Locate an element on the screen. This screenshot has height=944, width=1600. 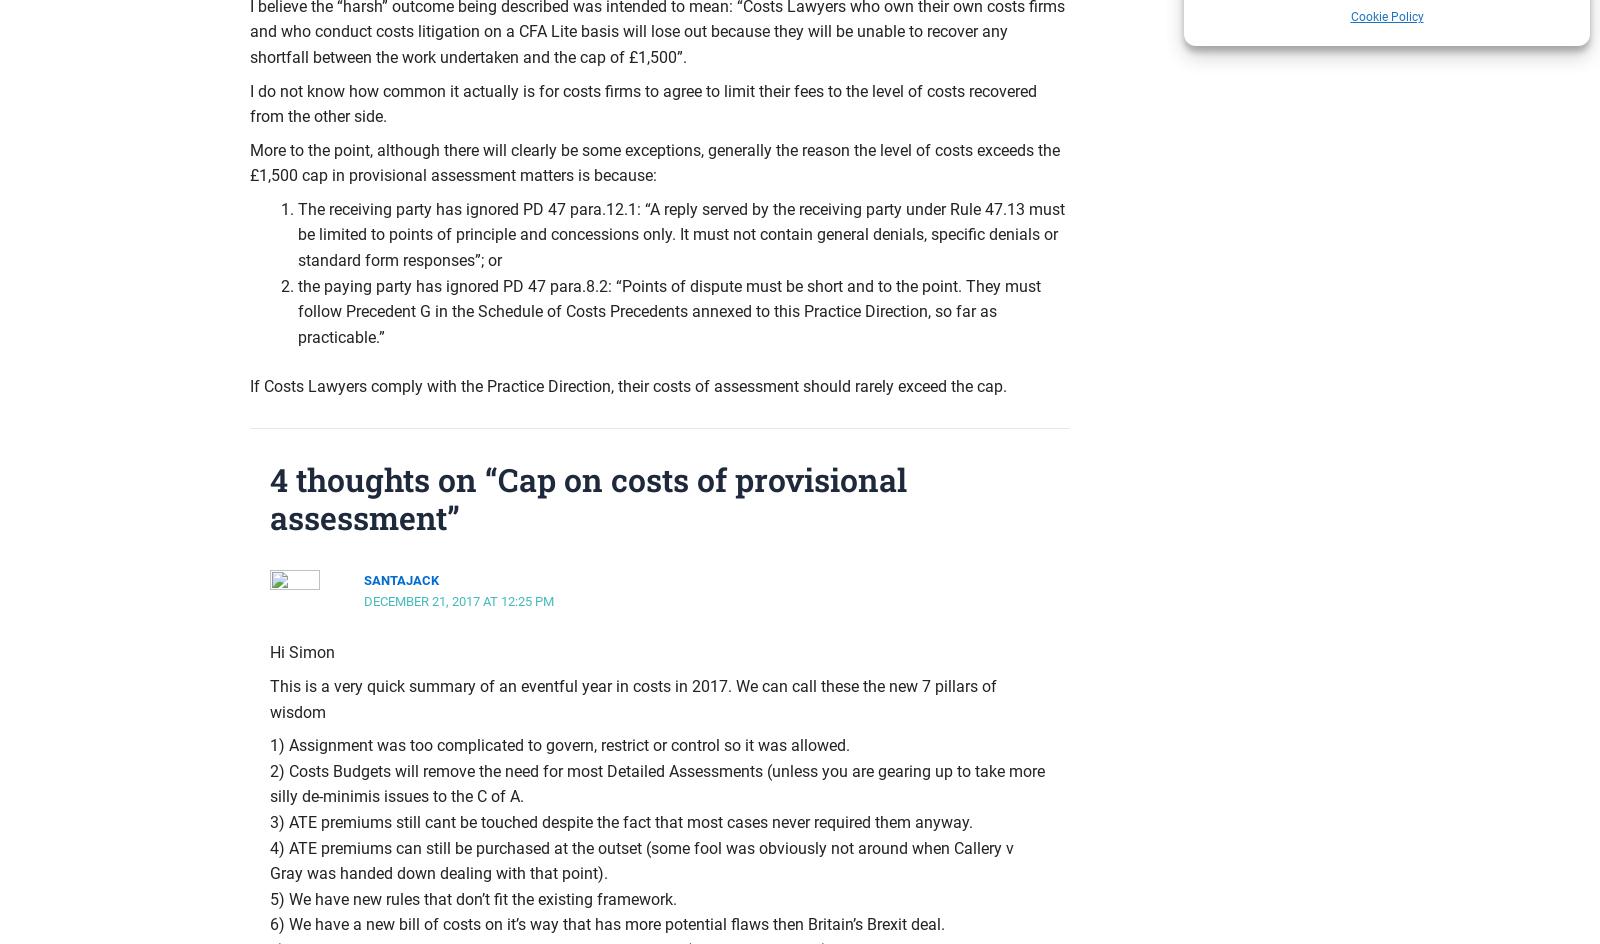
'5) We have new rules that don’t fit the existing framework.' is located at coordinates (472, 897).